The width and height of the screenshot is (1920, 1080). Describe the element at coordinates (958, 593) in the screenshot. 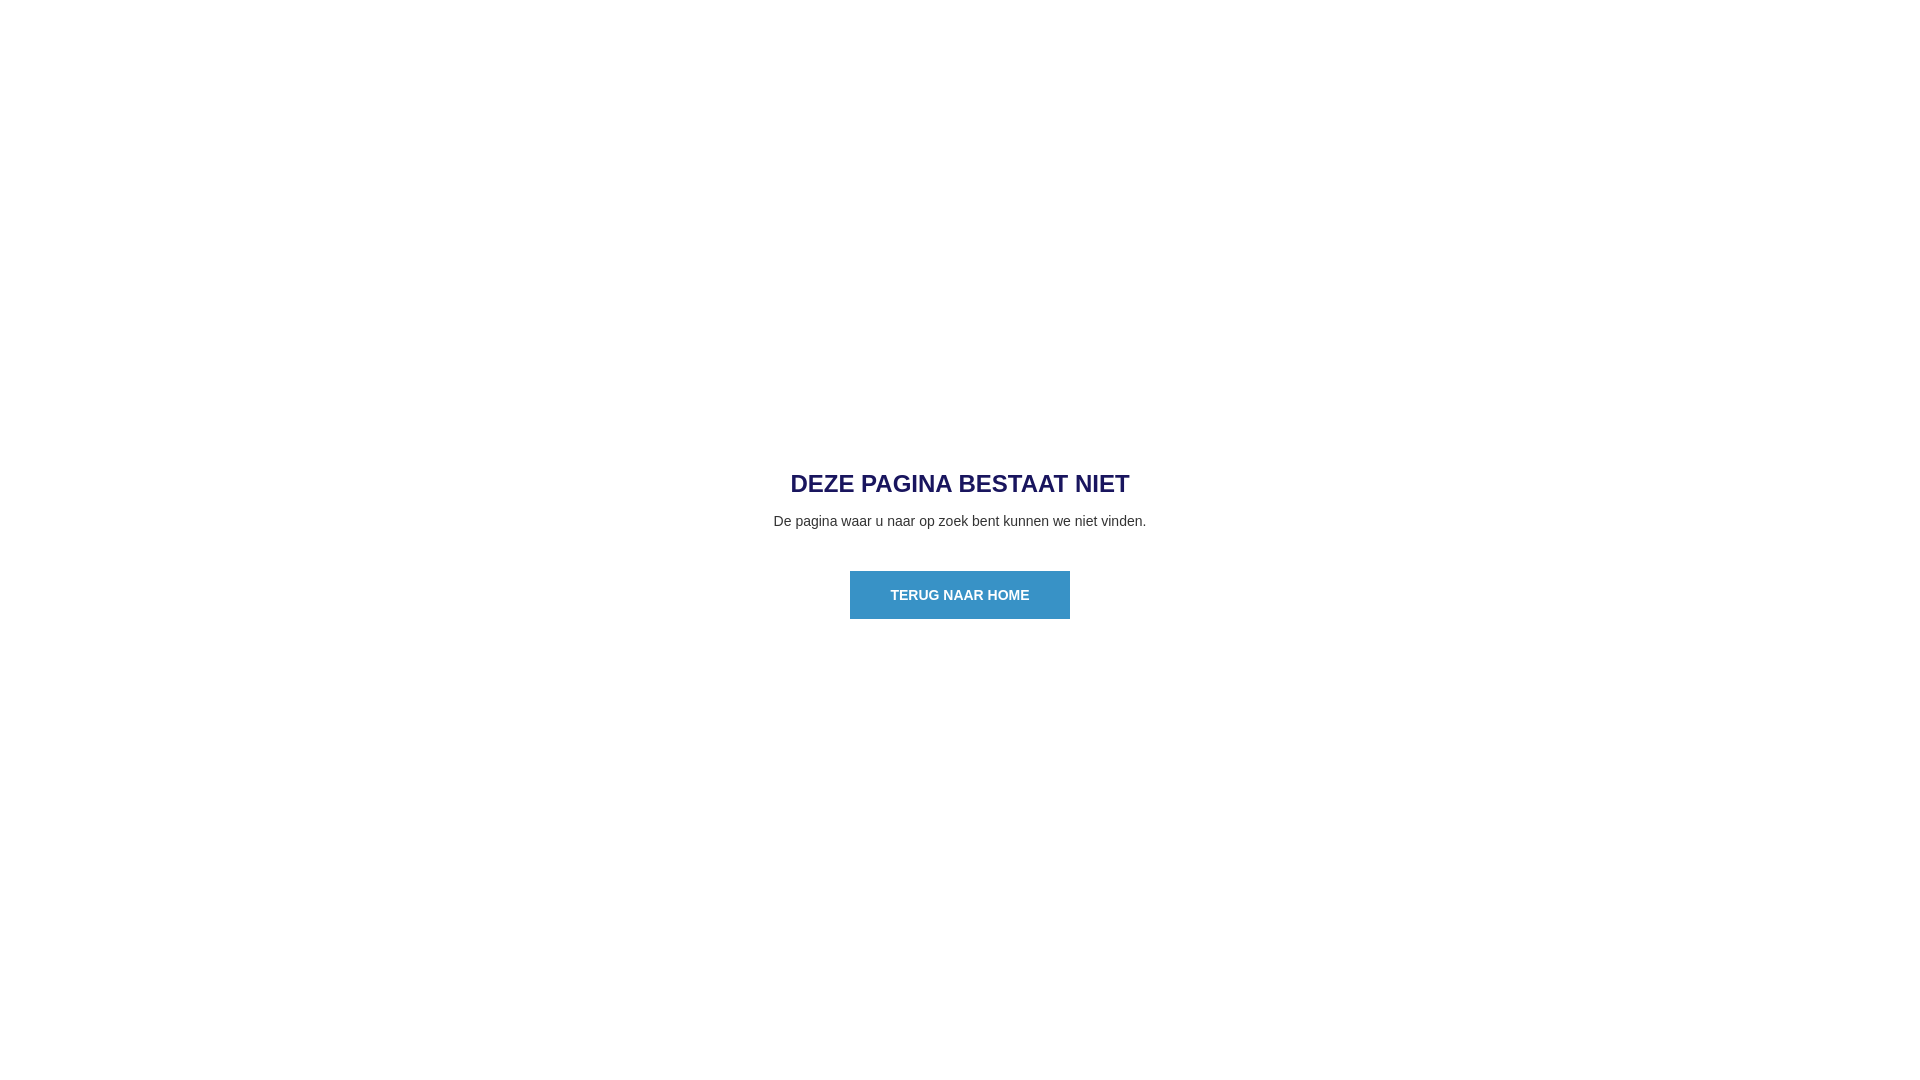

I see `'TERUG NAAR HOME'` at that location.